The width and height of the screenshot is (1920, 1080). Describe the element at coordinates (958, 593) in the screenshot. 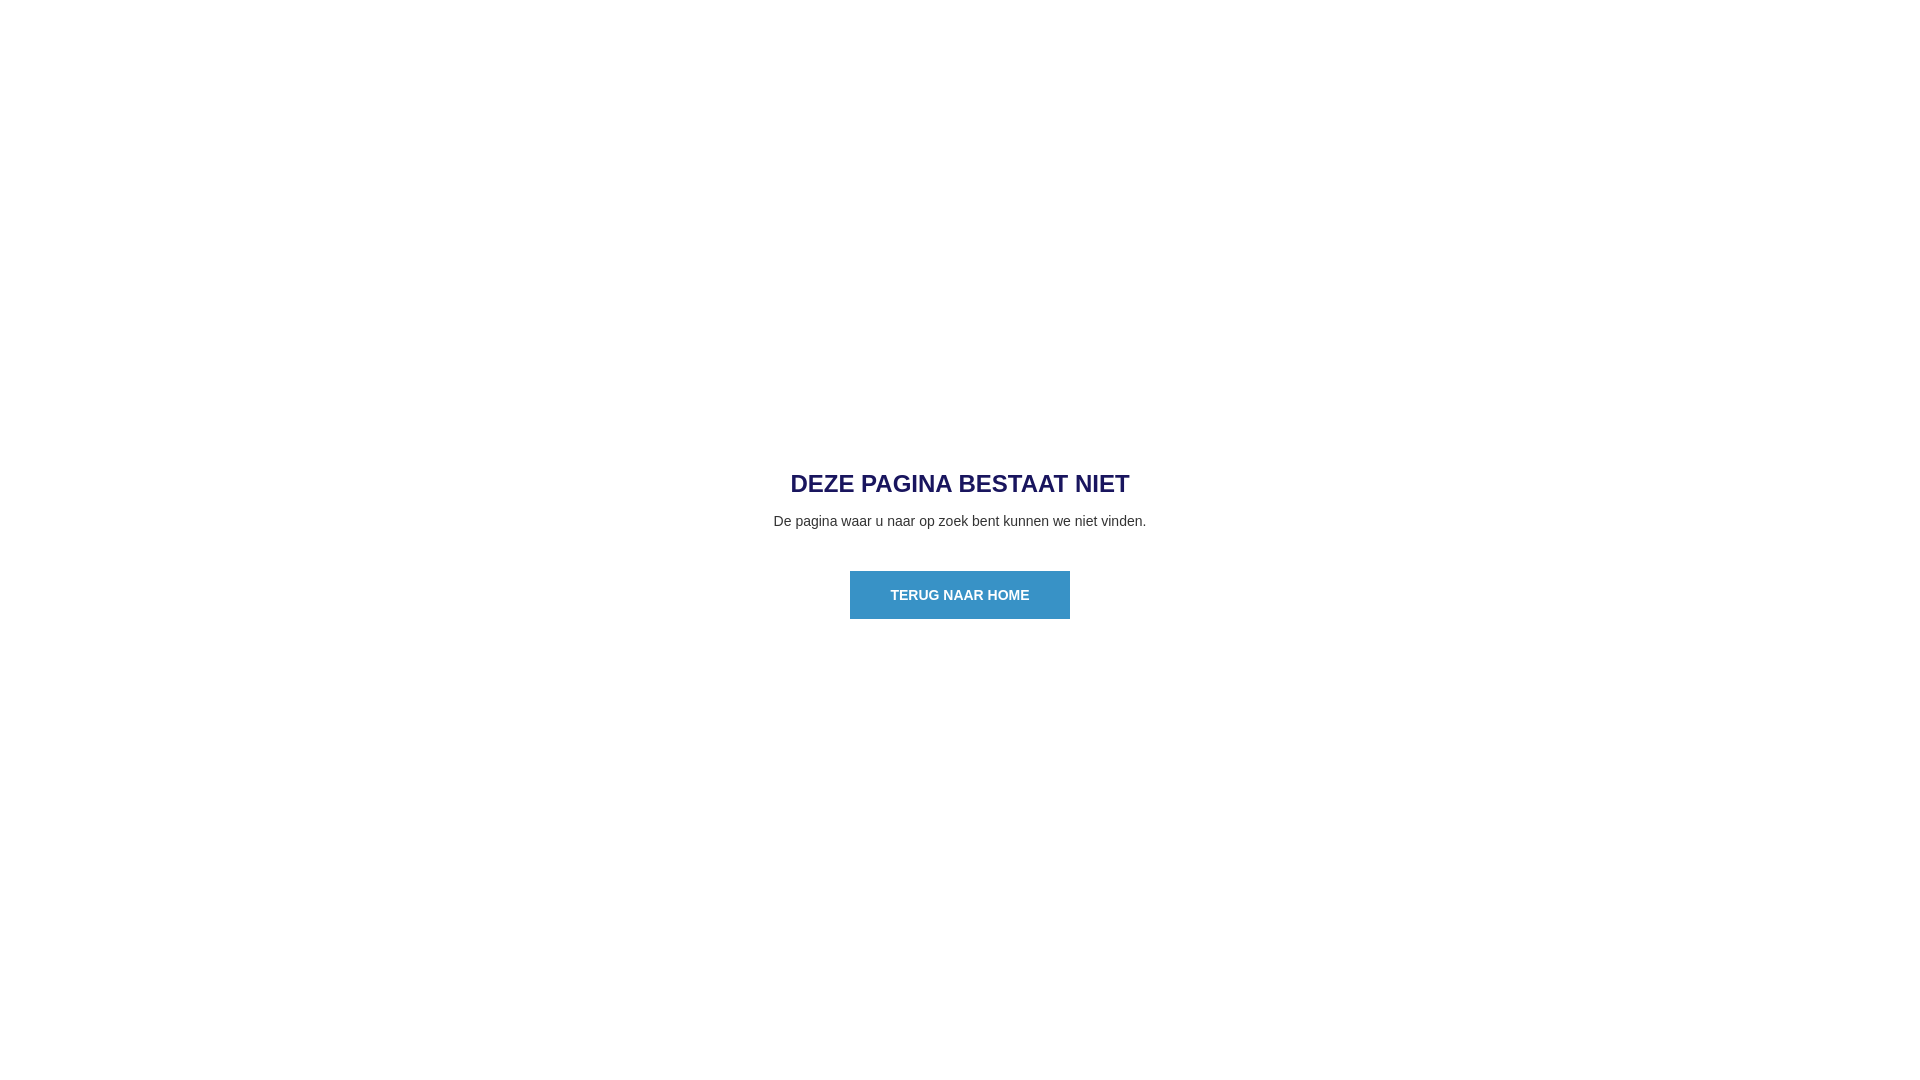

I see `'TERUG NAAR HOME'` at that location.